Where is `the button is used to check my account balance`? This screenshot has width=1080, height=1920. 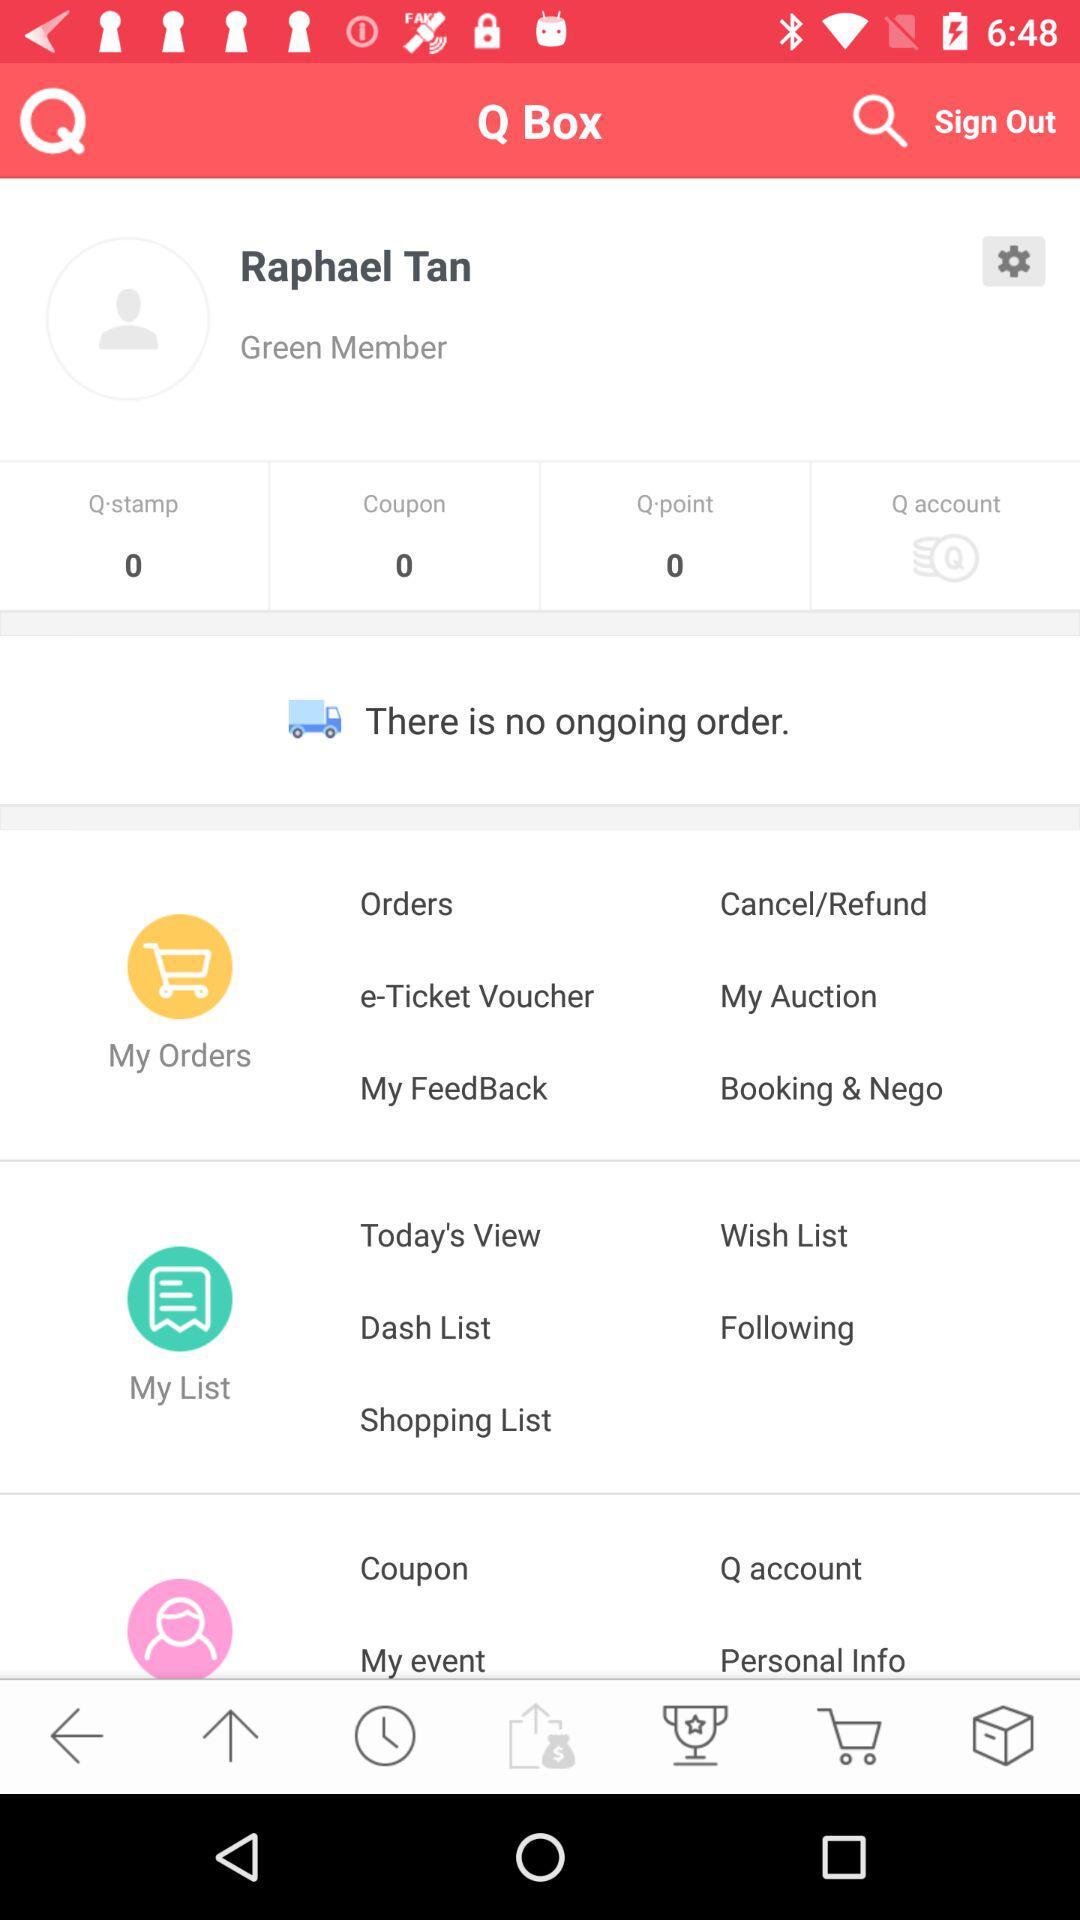
the button is used to check my account balance is located at coordinates (538, 1734).